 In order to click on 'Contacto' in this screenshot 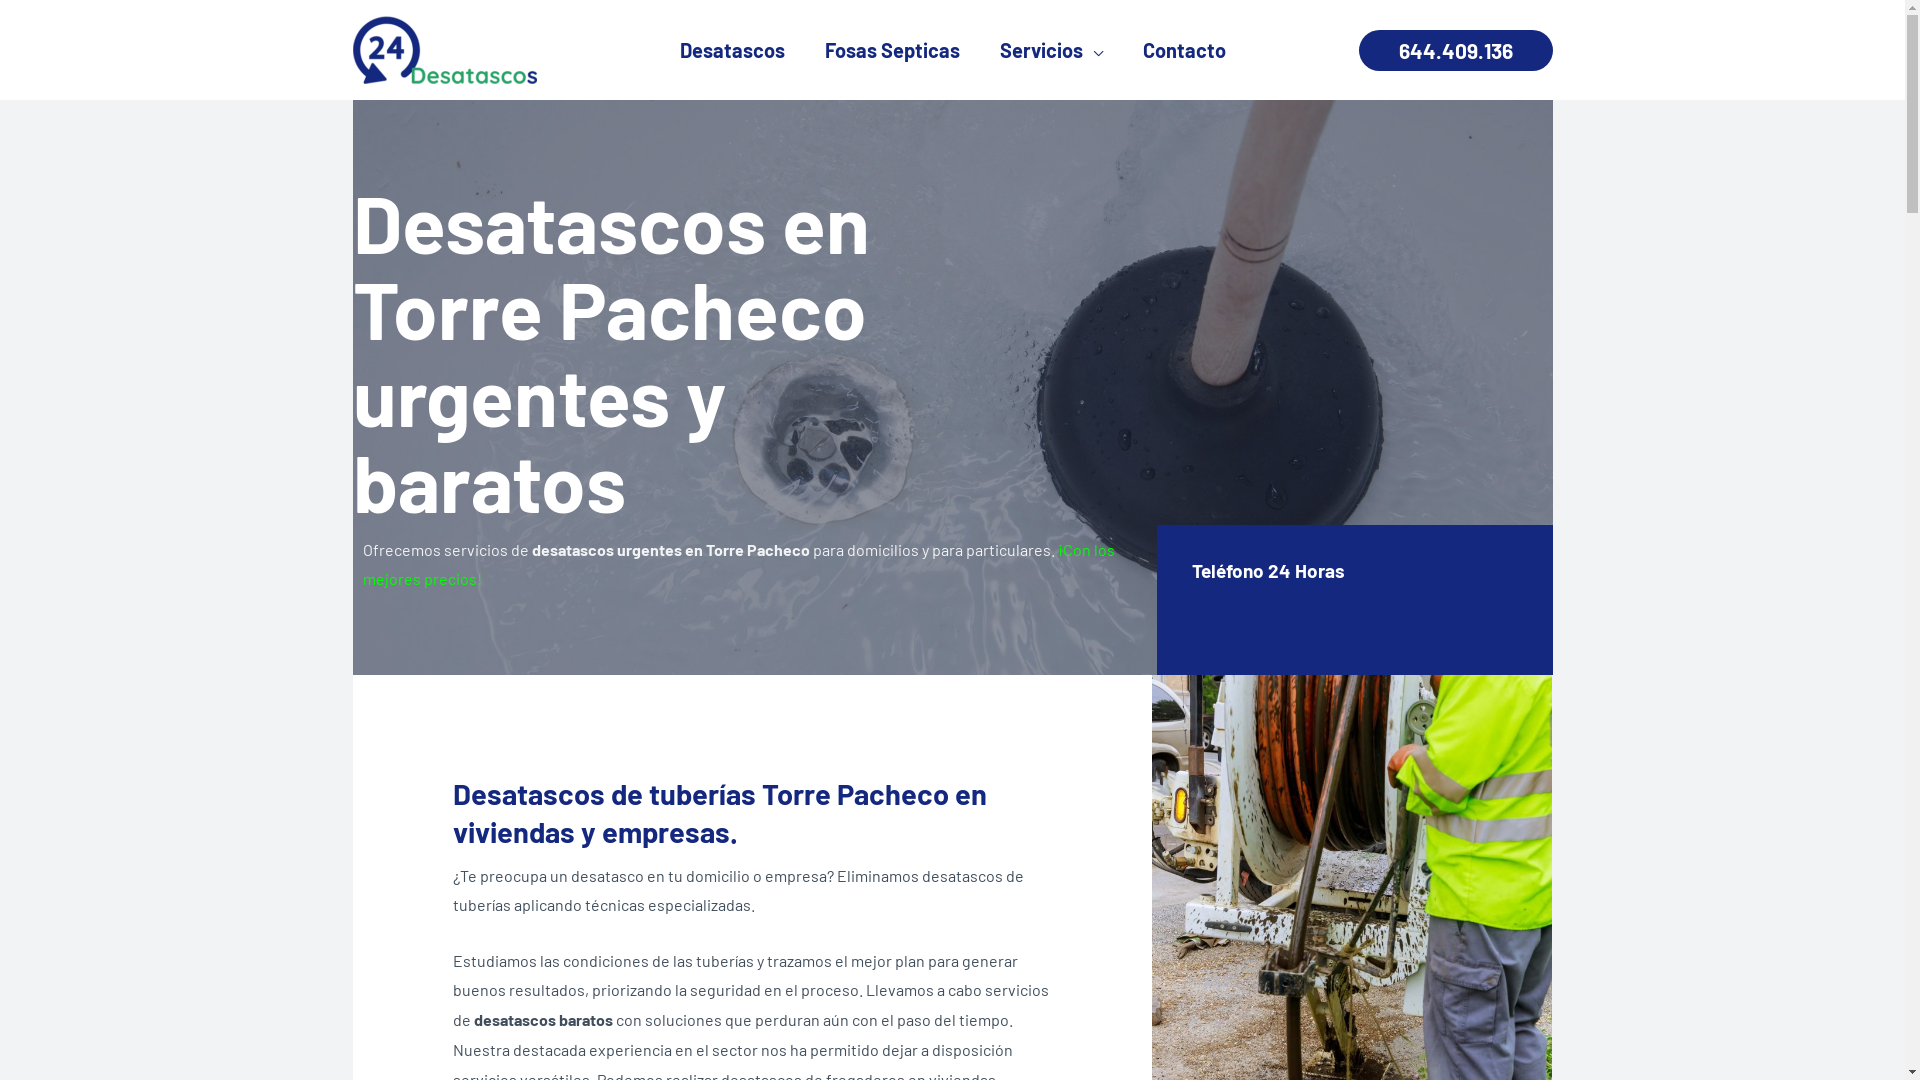, I will do `click(1183, 49)`.